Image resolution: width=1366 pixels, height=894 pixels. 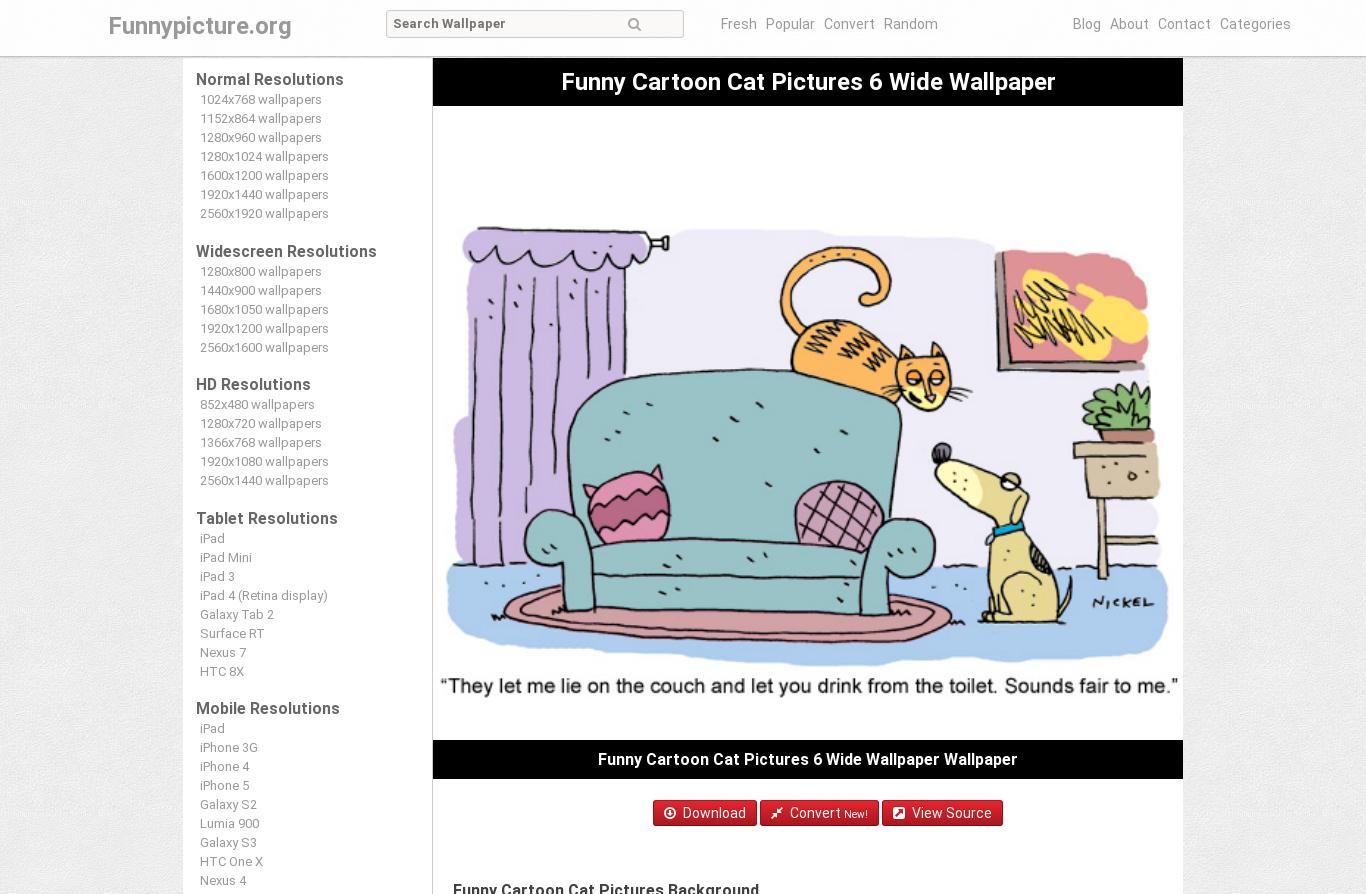 I want to click on 'Normal Resolutions', so click(x=270, y=80).